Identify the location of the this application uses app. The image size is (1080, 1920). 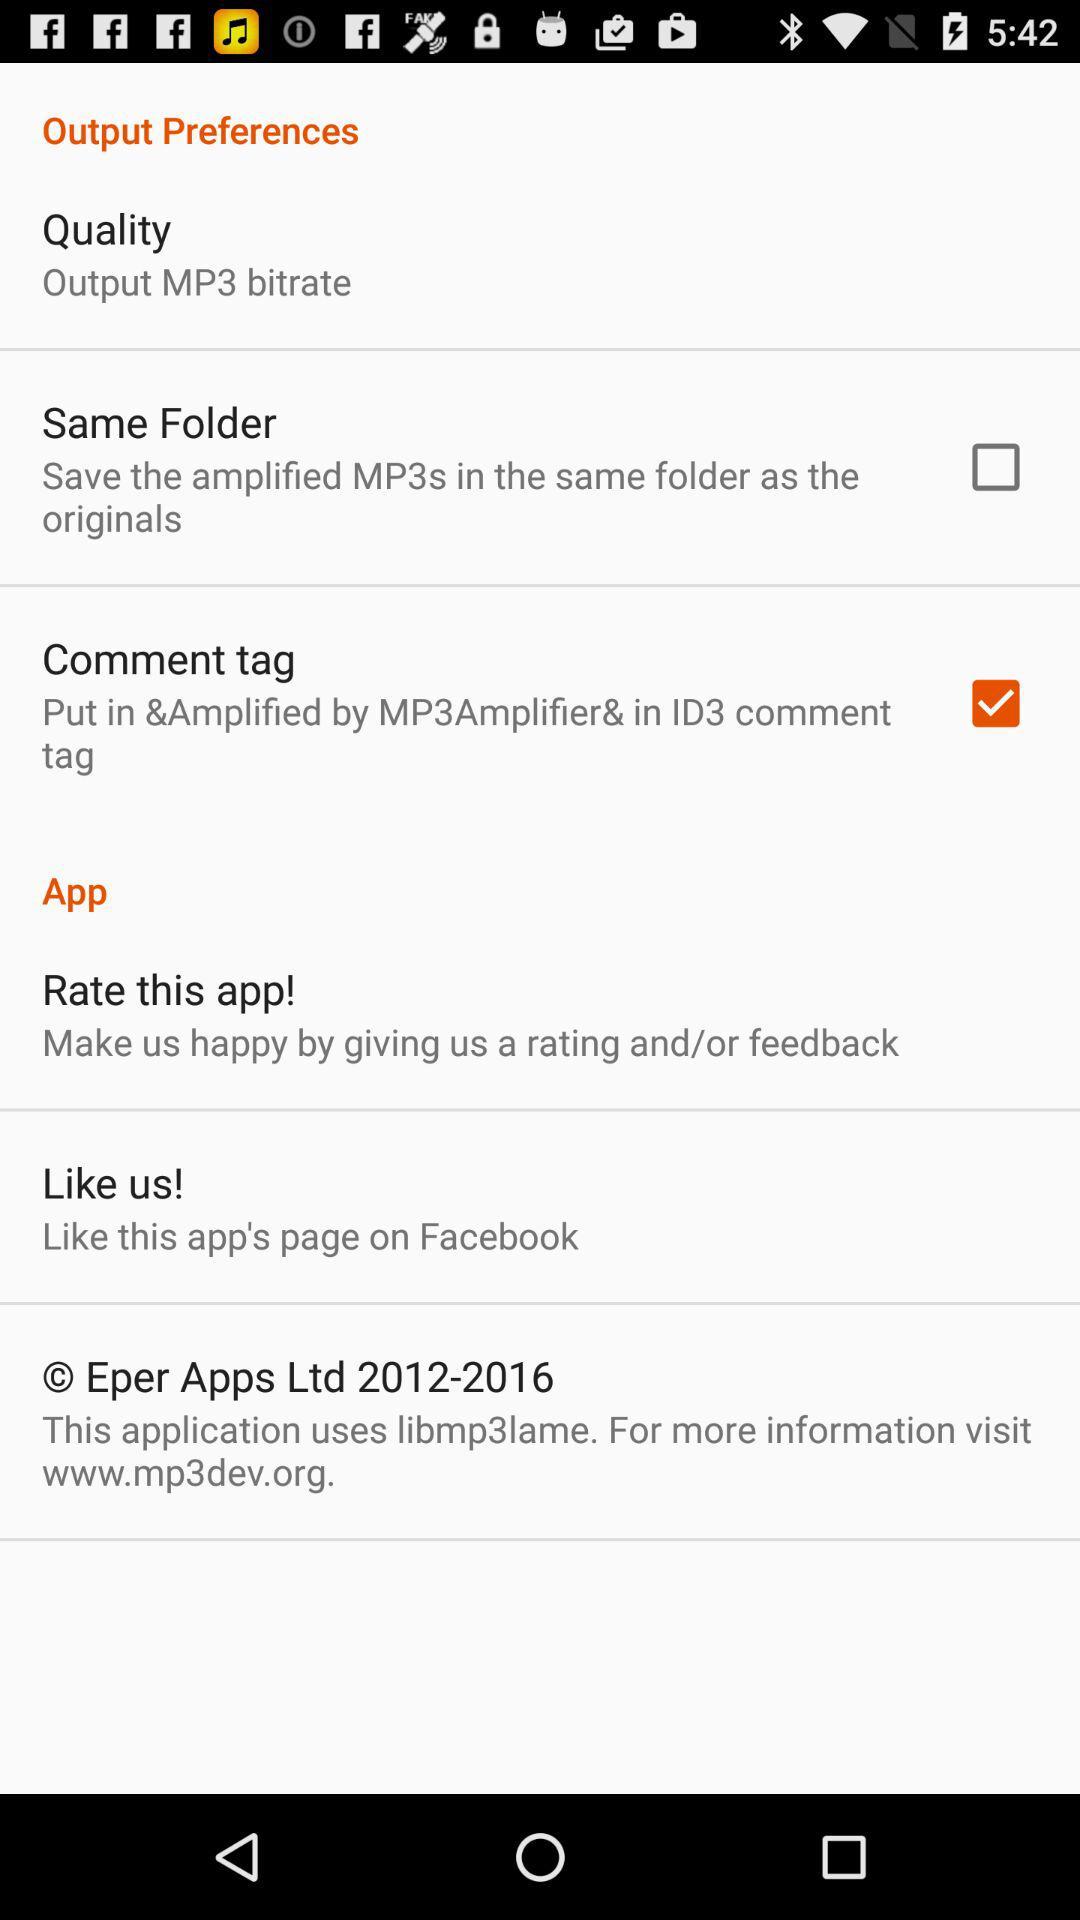
(540, 1450).